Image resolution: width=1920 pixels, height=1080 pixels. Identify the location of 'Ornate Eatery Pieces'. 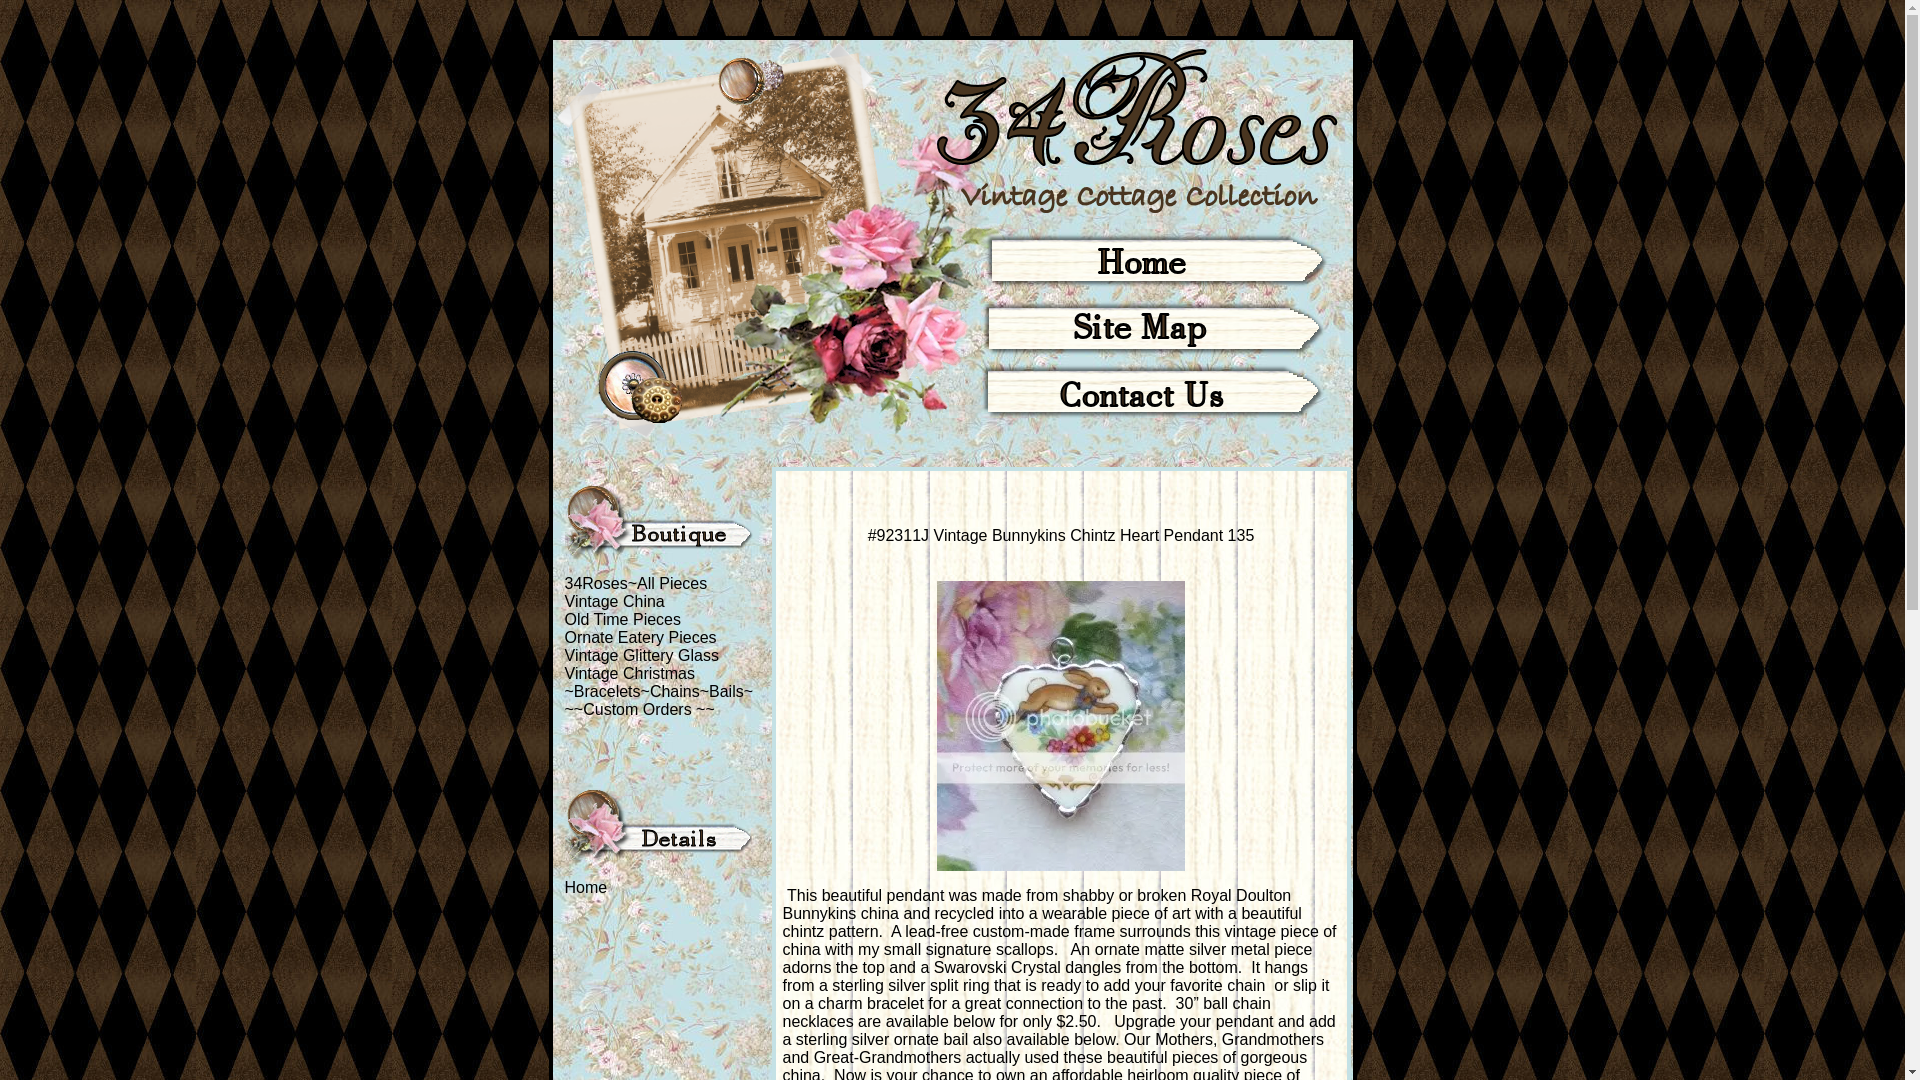
(638, 637).